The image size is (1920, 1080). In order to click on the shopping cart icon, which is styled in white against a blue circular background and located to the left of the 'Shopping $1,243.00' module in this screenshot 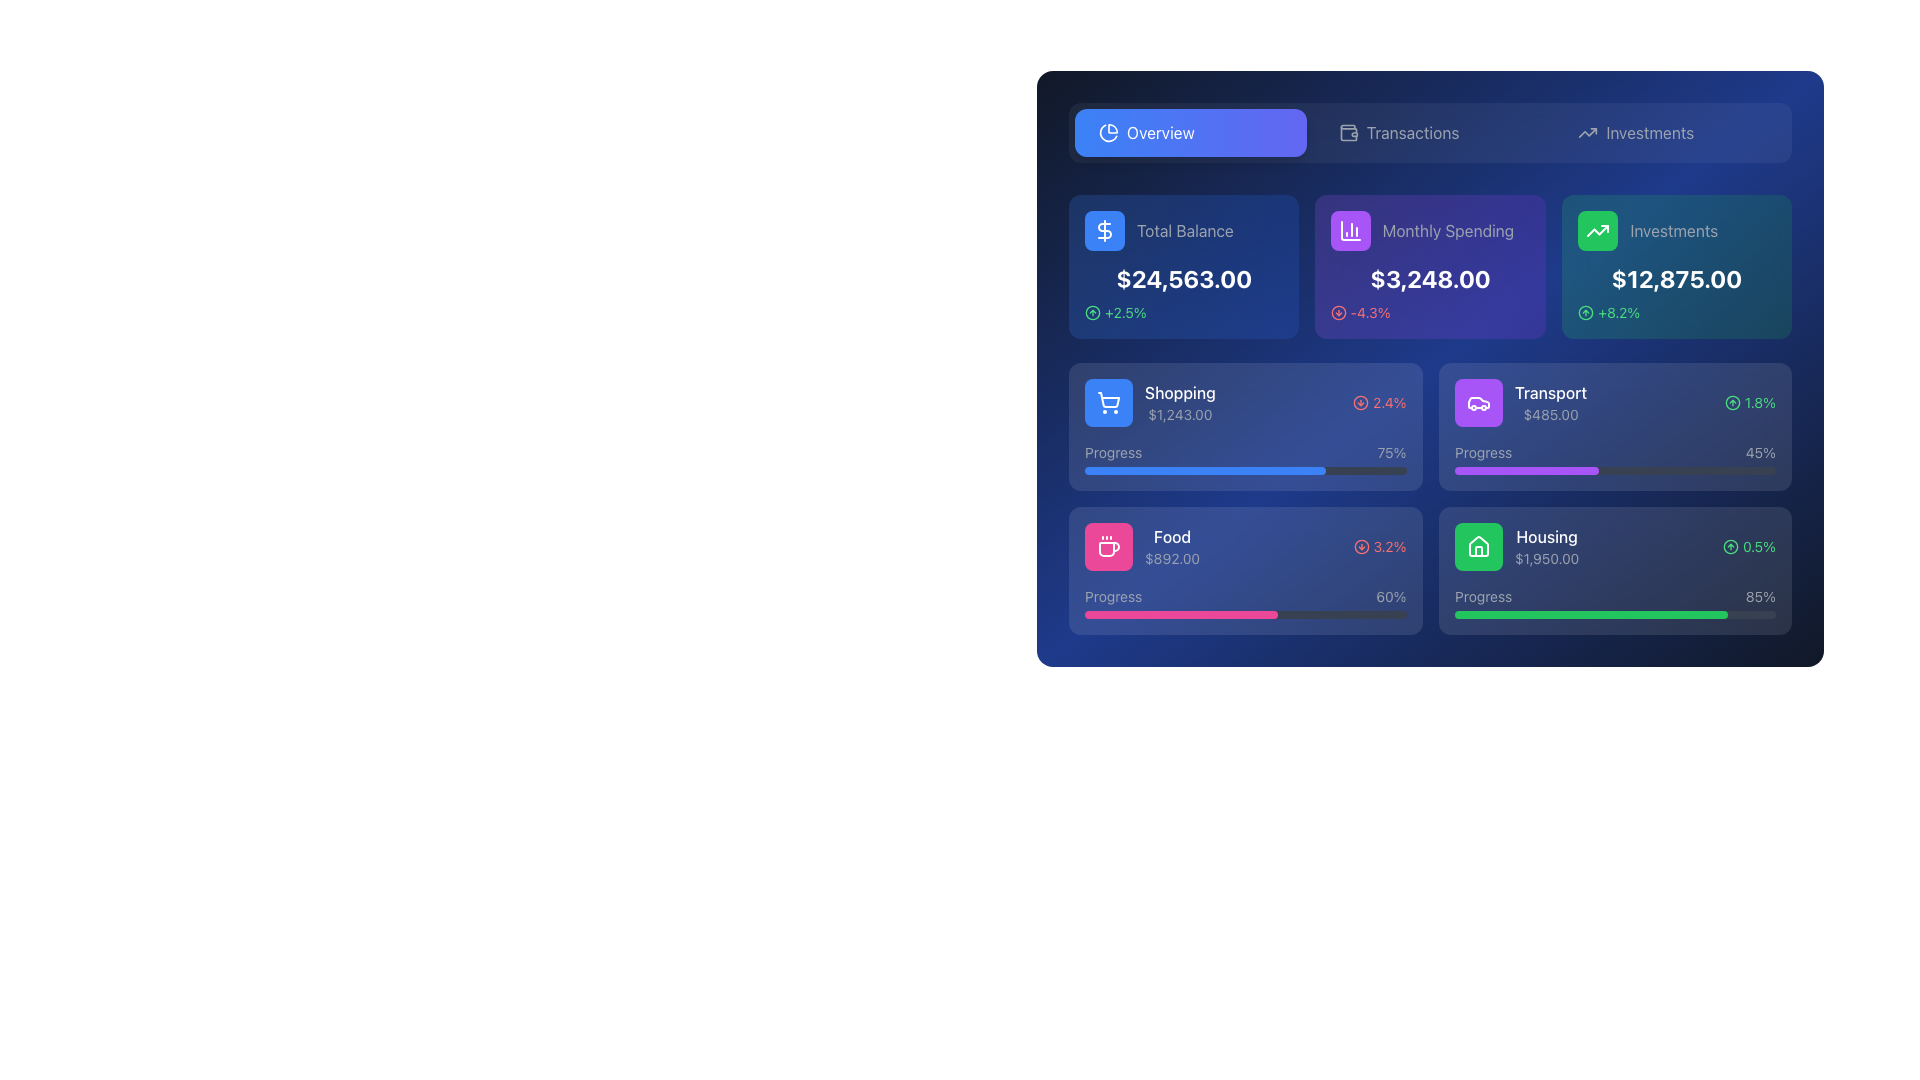, I will do `click(1107, 402)`.